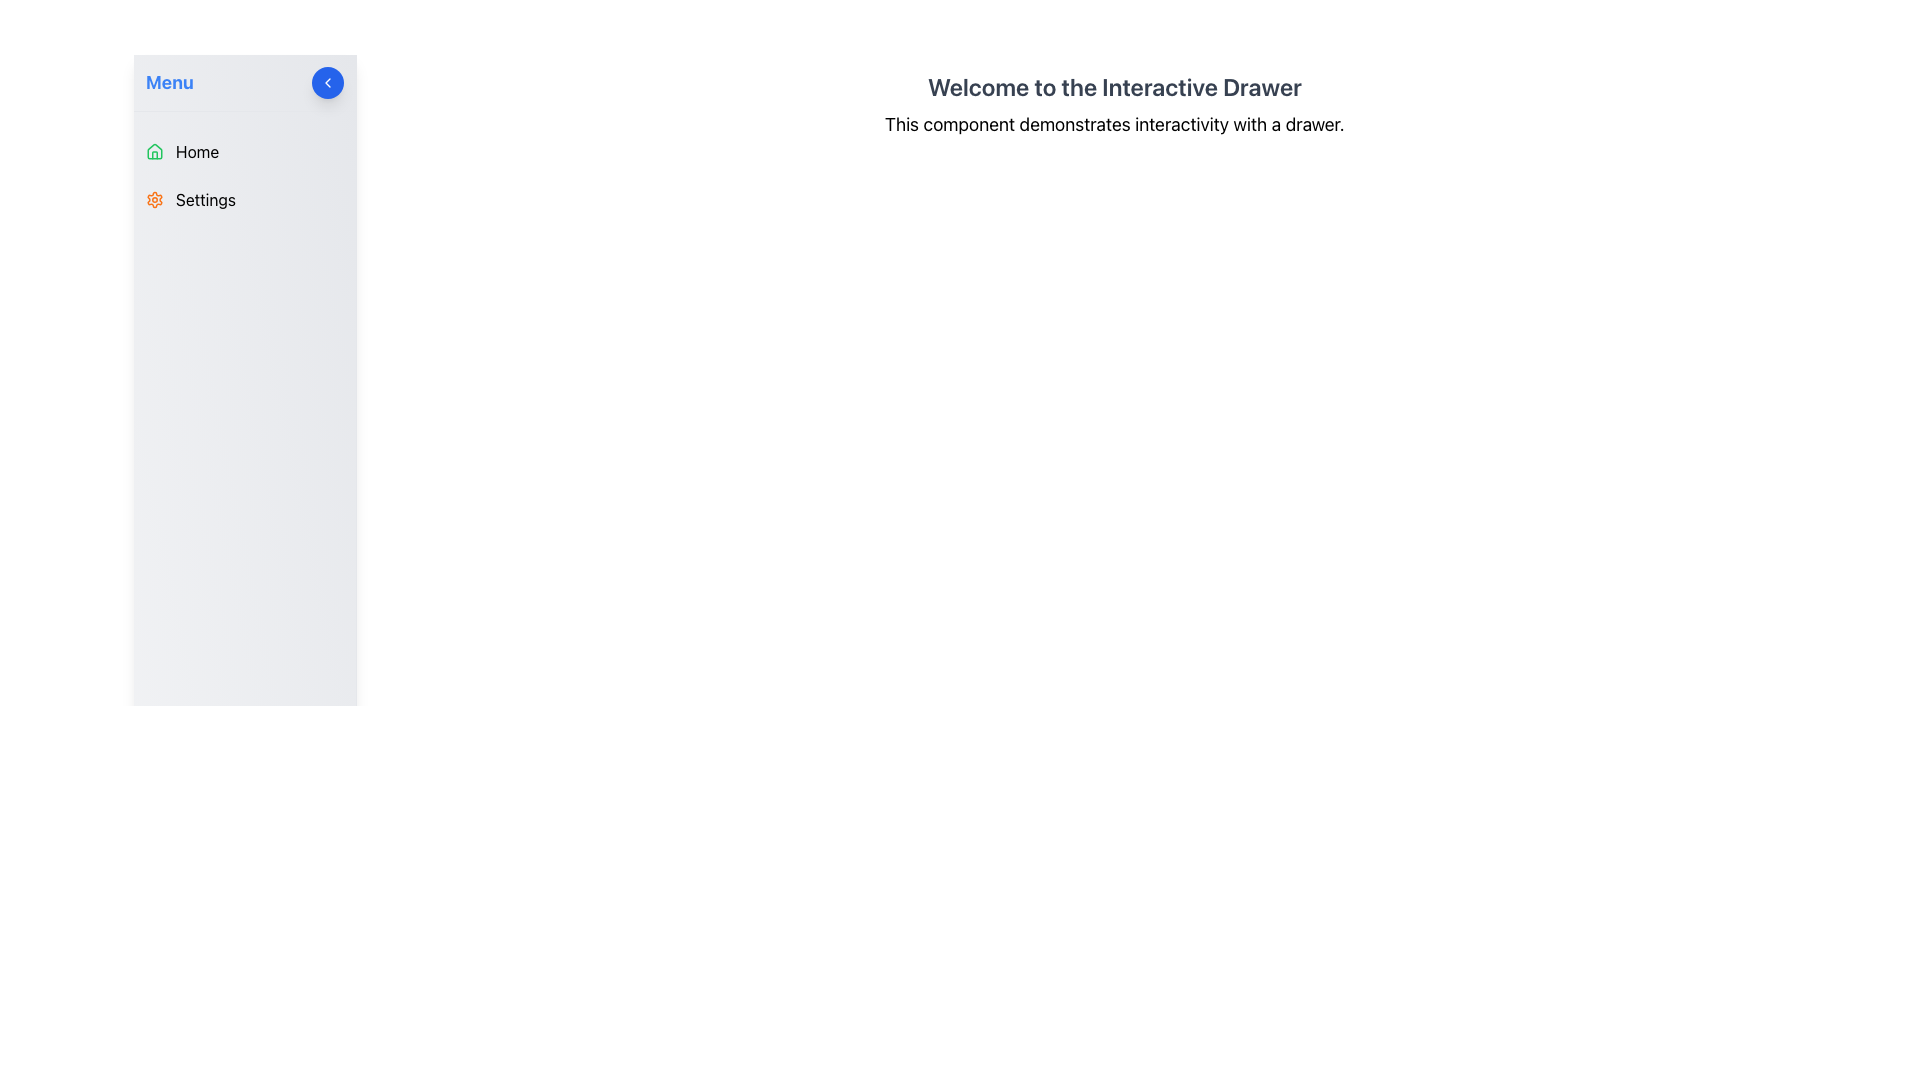  I want to click on the 'Home' Text Label located in the left vertical menu under the header 'Menu', positioned to the right of a green house-shaped icon, so click(197, 150).